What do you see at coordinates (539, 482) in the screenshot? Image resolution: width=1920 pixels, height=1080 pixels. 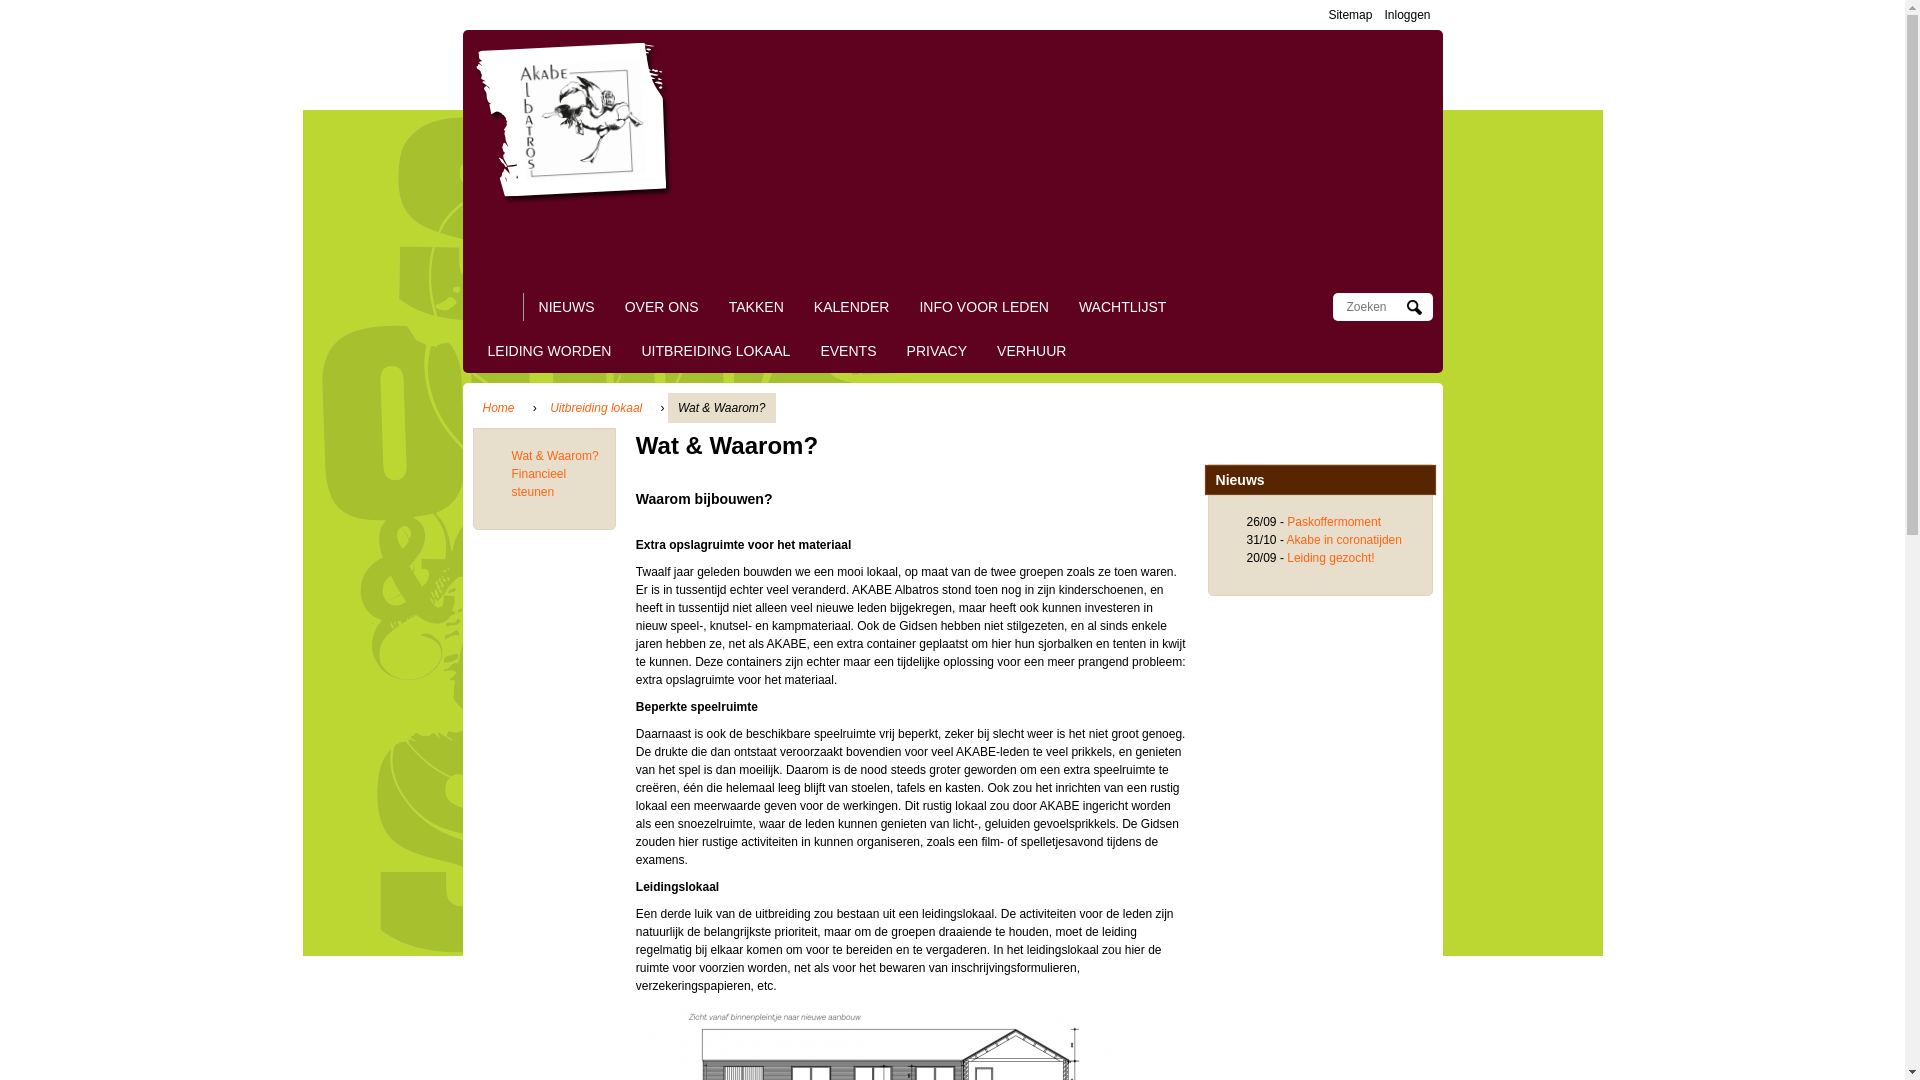 I see `'Financieel steunen'` at bounding box center [539, 482].